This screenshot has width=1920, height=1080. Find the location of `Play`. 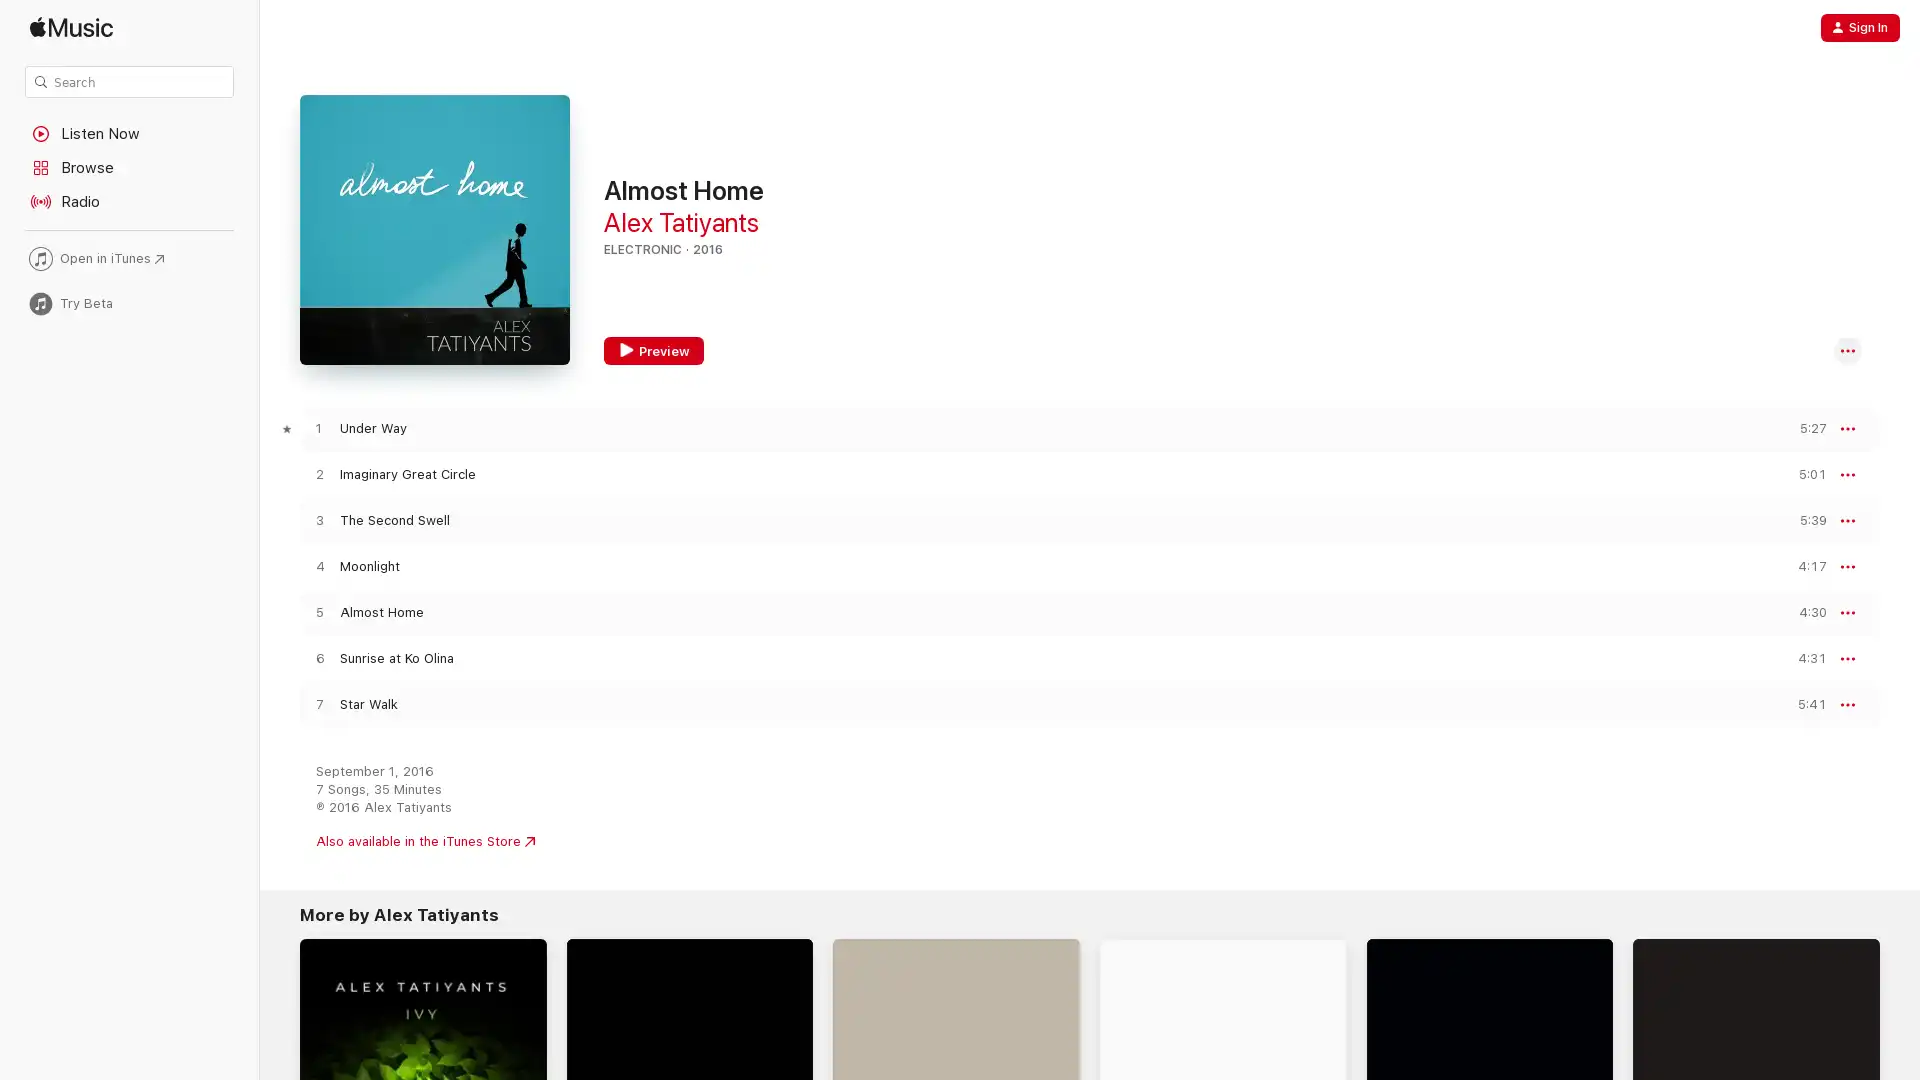

Play is located at coordinates (318, 566).